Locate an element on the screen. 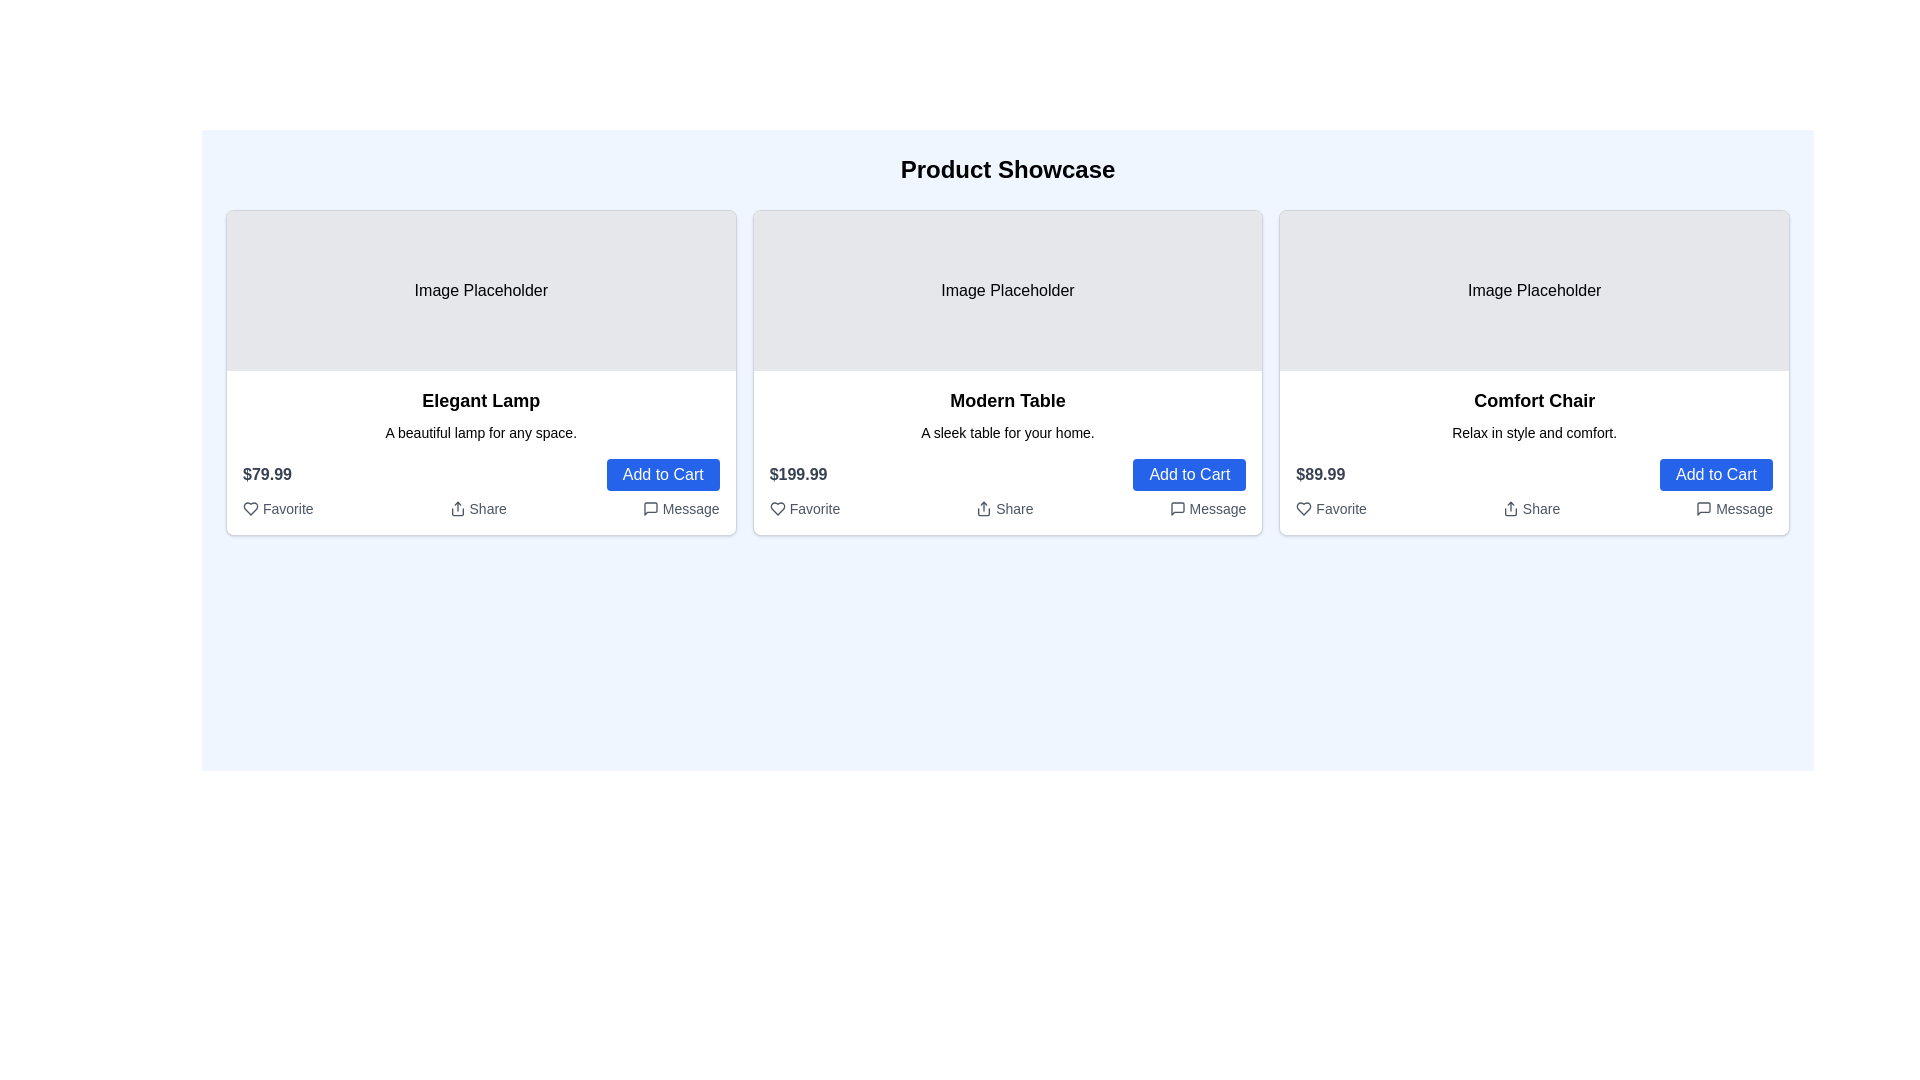  the 'Add to Cart' button for the product 'Elegant Lamp' located in the first column of the product card, positioned to the right of the '$79.99' price label is located at coordinates (663, 474).